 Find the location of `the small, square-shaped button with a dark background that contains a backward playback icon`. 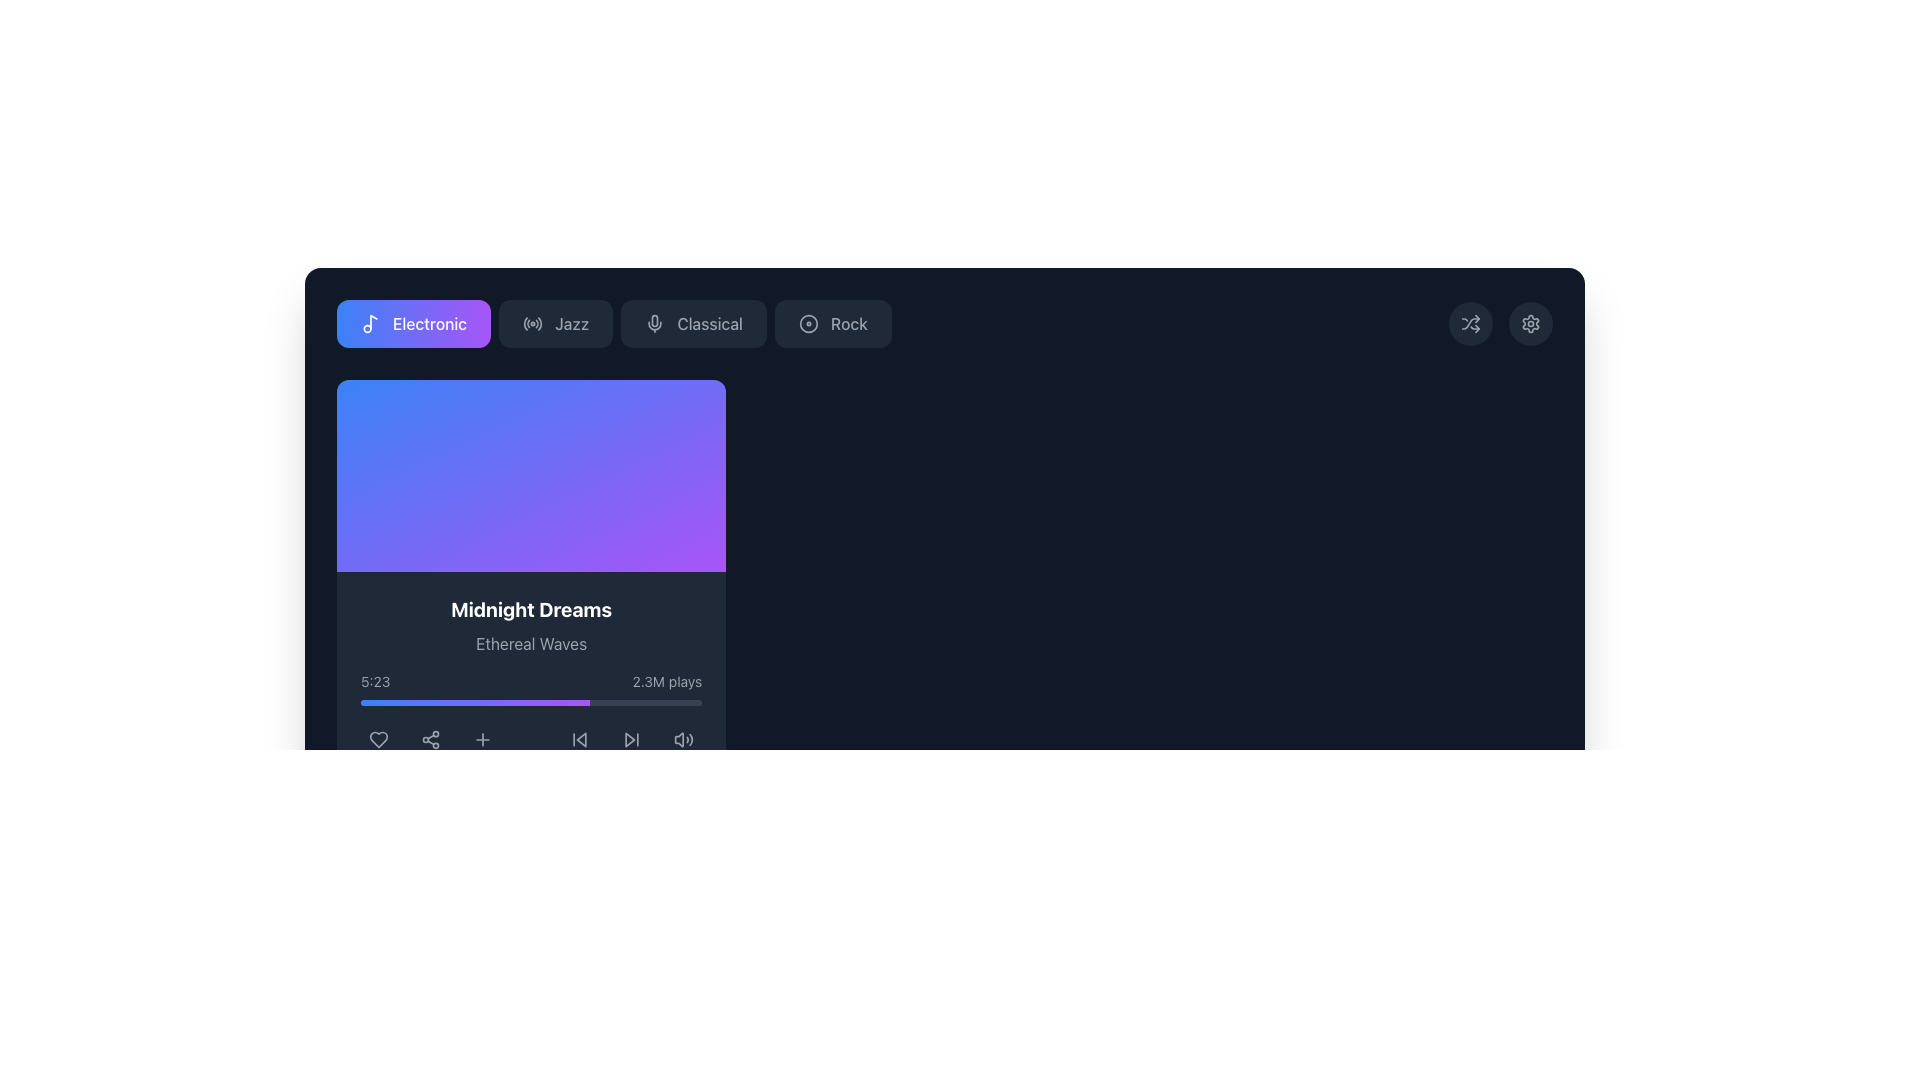

the small, square-shaped button with a dark background that contains a backward playback icon is located at coordinates (579, 740).